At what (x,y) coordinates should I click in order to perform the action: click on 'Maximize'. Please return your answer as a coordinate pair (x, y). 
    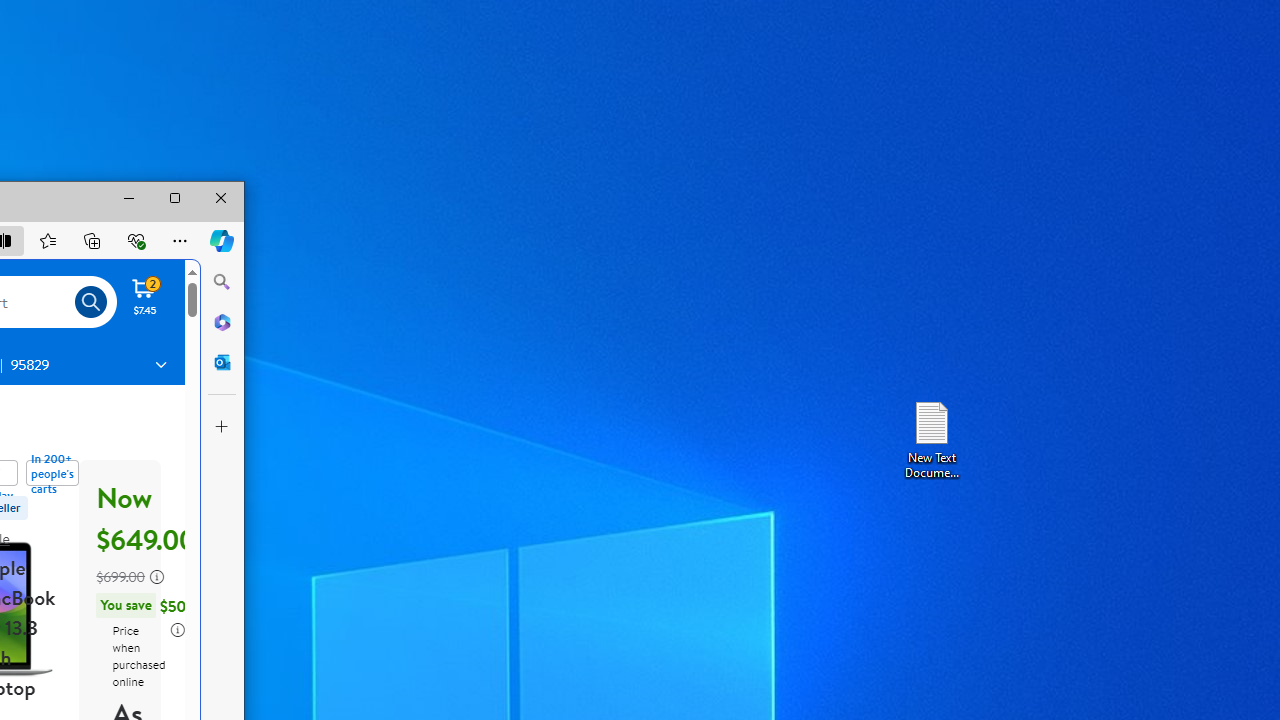
    Looking at the image, I should click on (175, 198).